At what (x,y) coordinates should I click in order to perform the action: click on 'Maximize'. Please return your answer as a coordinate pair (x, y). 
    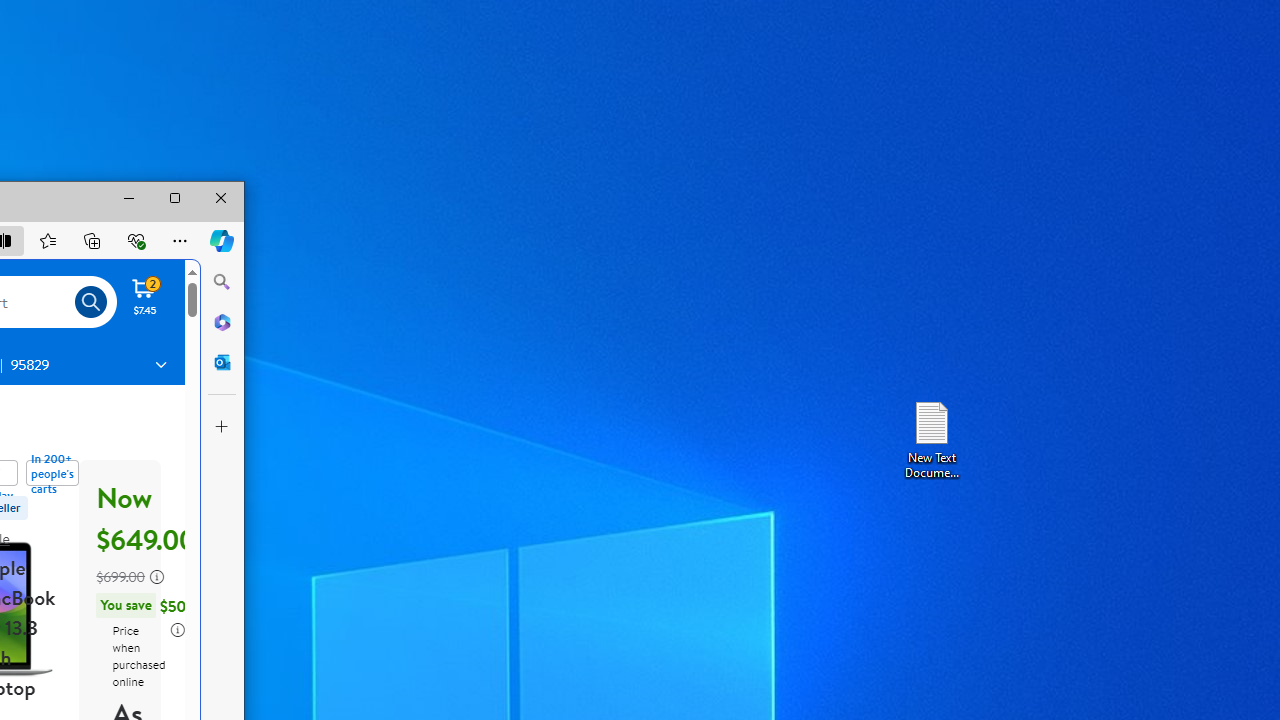
    Looking at the image, I should click on (175, 198).